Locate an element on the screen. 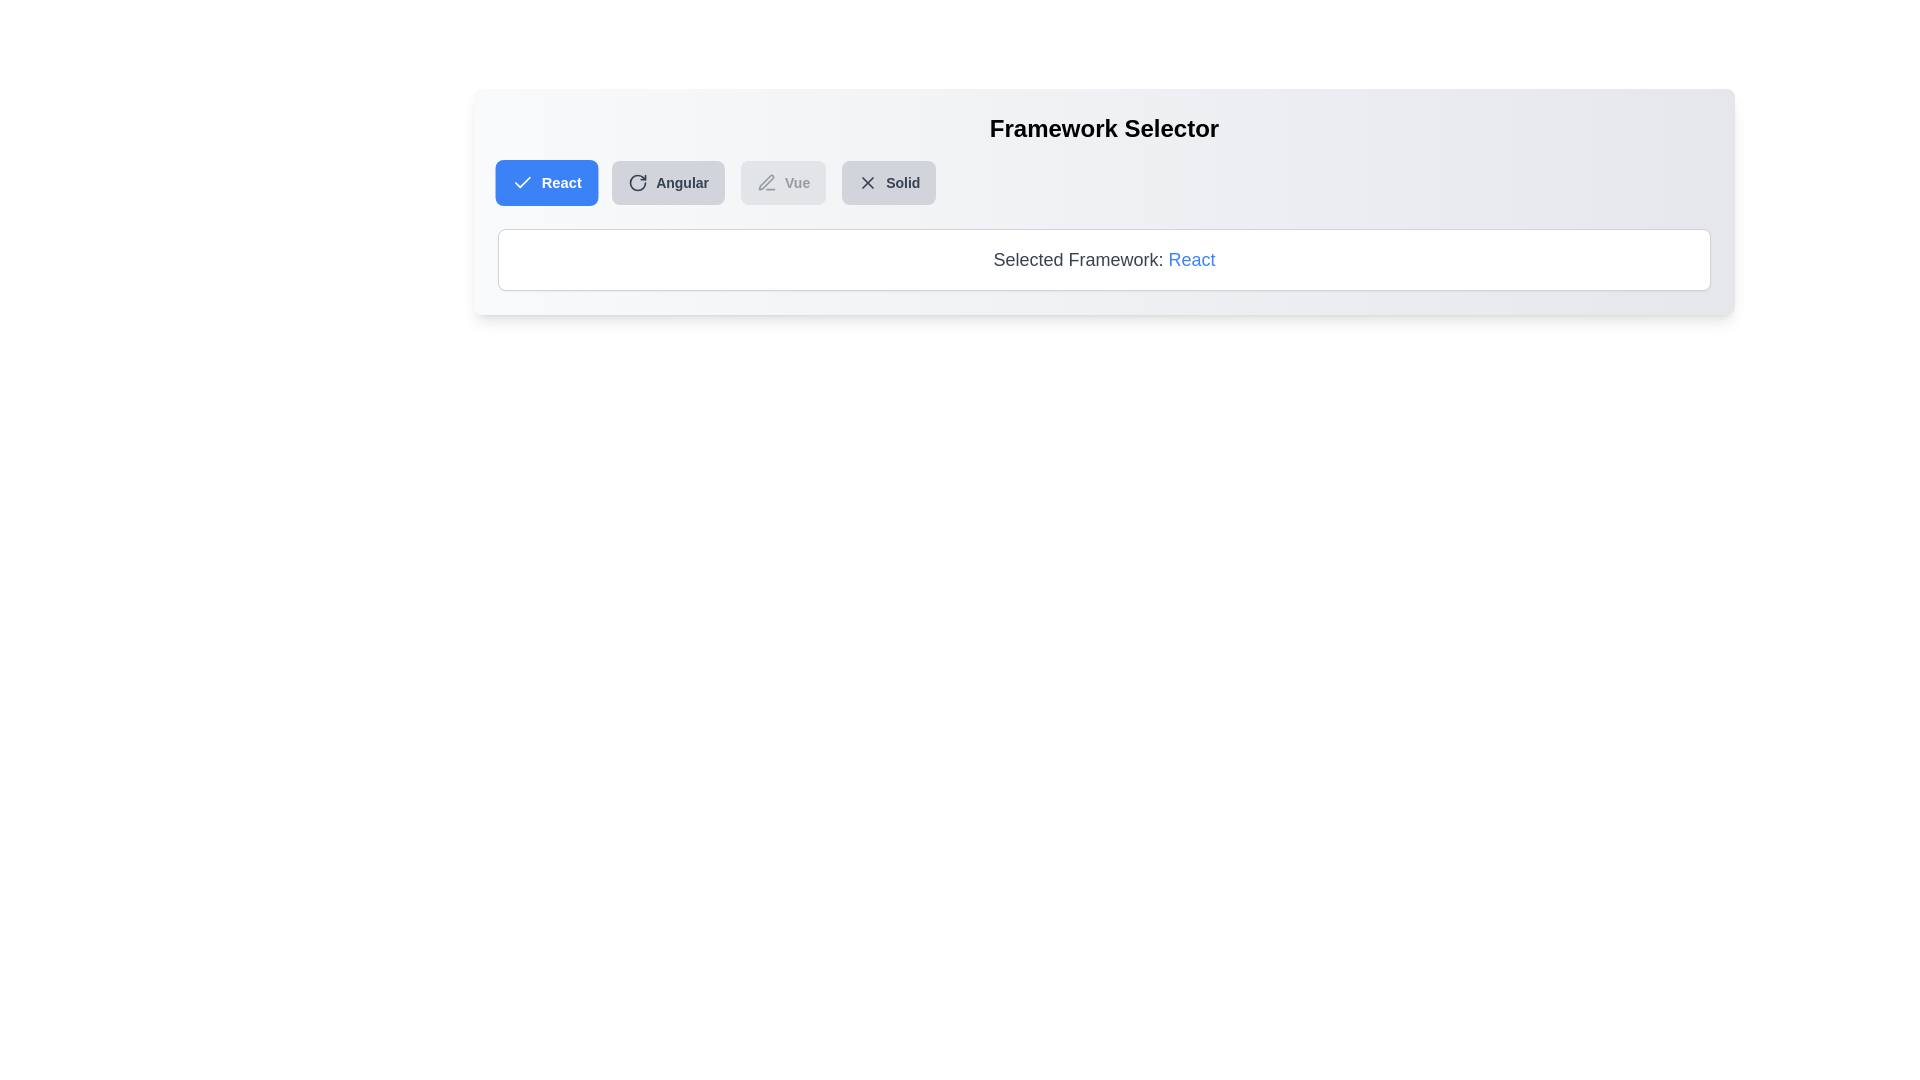  the pen icon located on the Vue button in the framework selector interface, which is styled in a light shade and positioned to the left of the text label 'Vue' is located at coordinates (765, 182).